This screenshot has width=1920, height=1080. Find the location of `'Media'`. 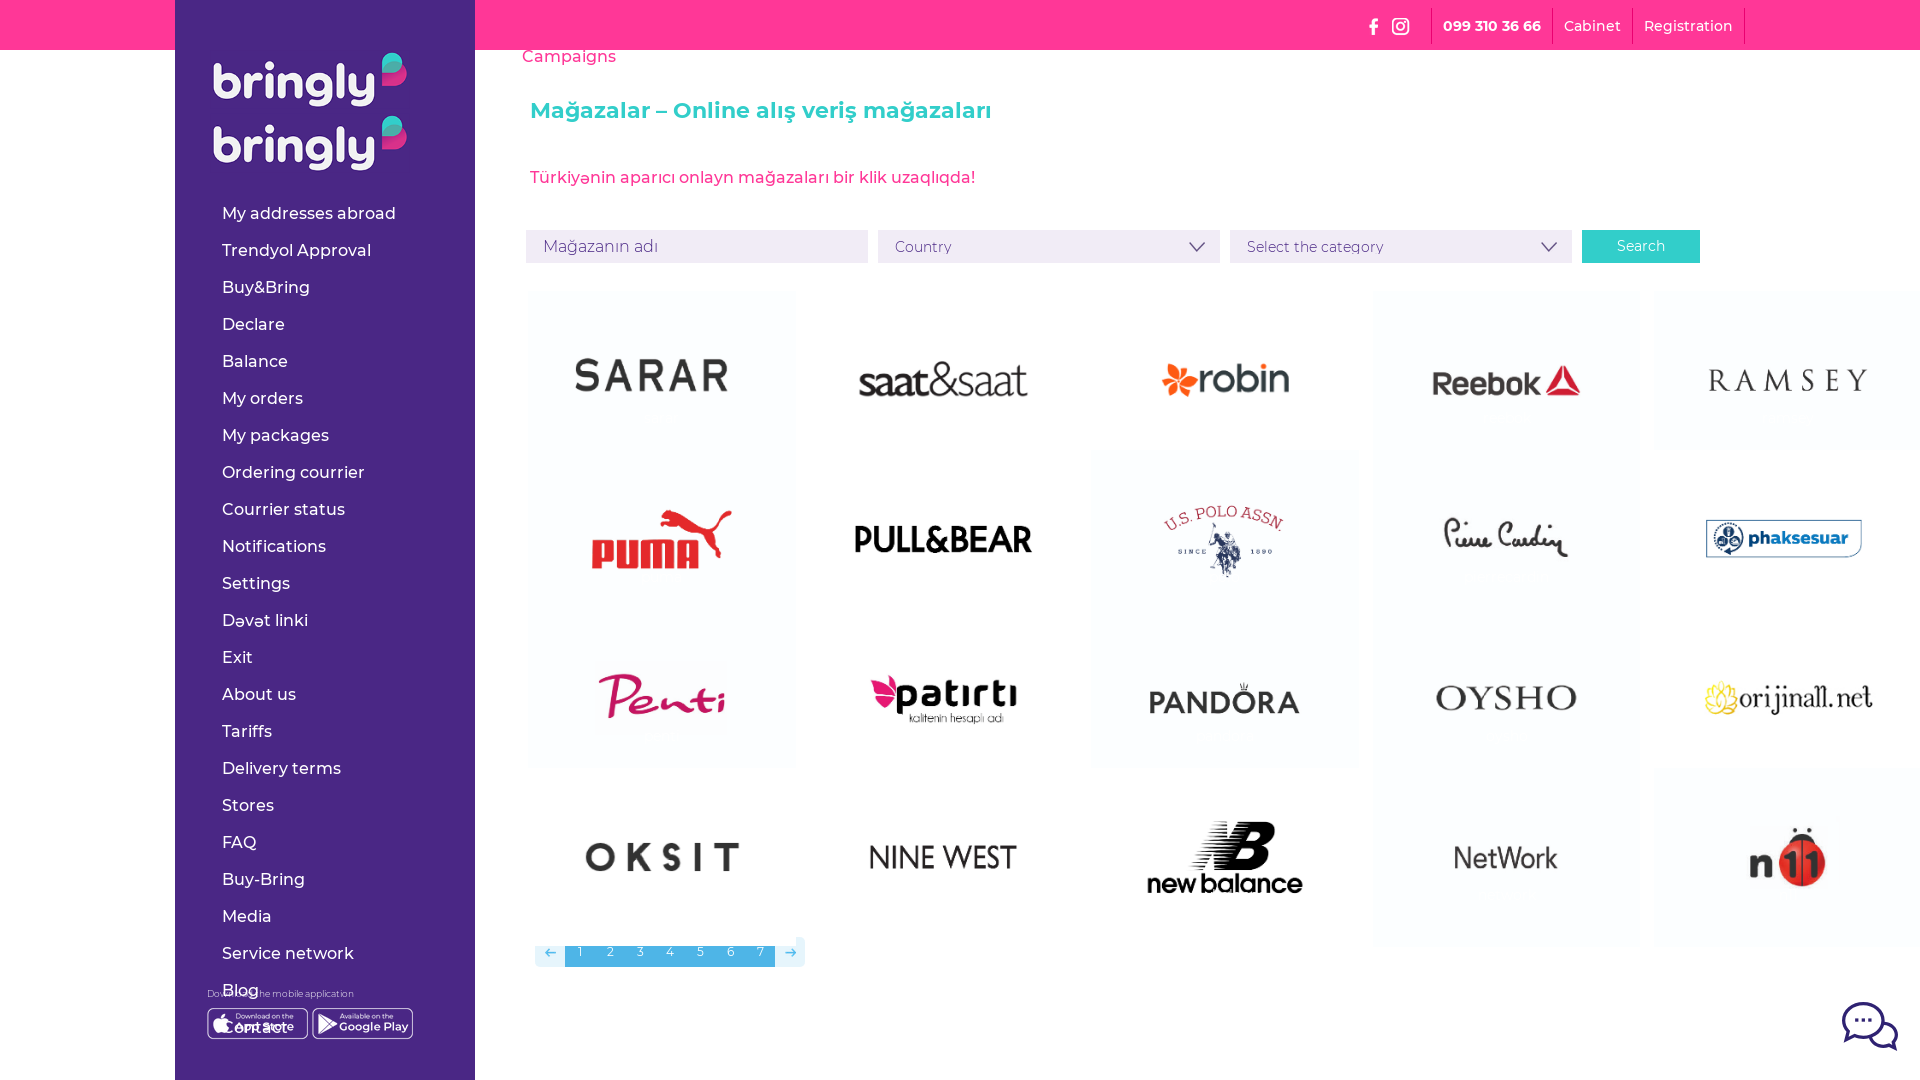

'Media' is located at coordinates (245, 916).